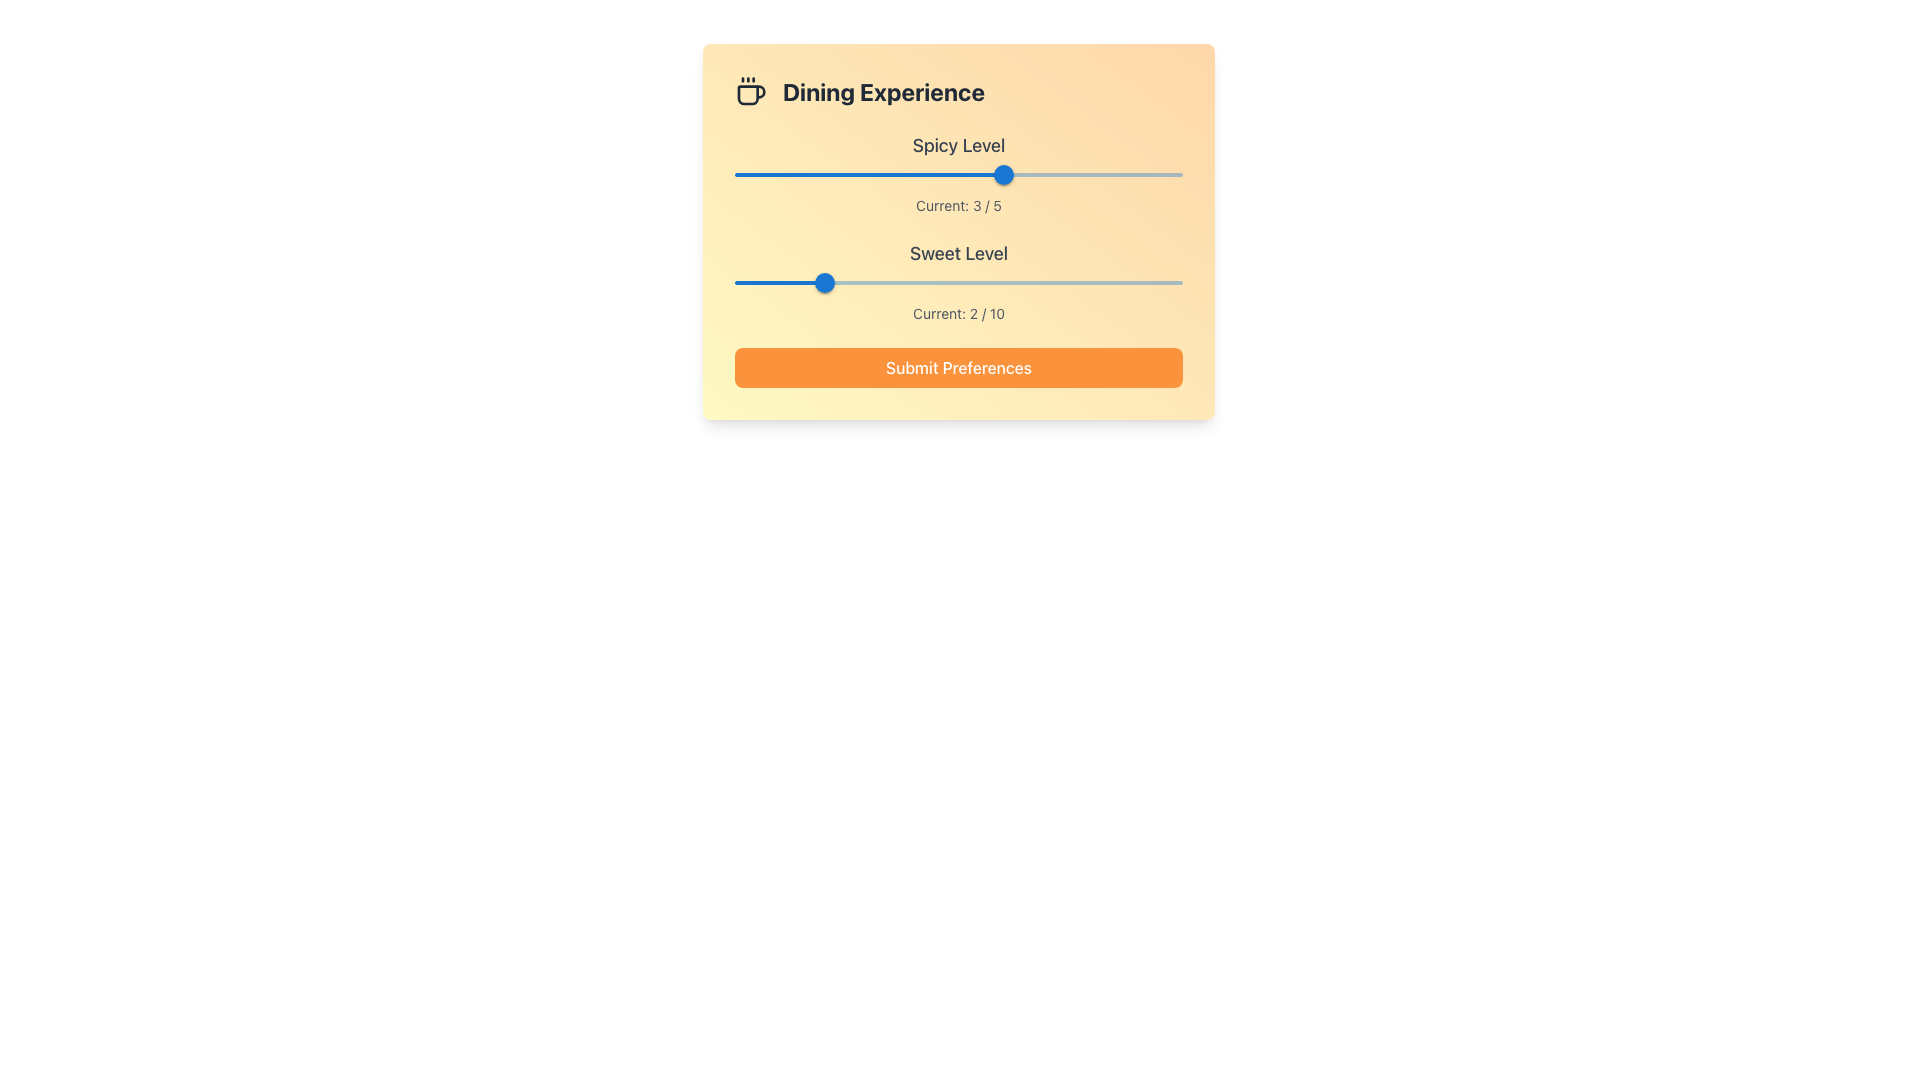  Describe the element at coordinates (824, 282) in the screenshot. I see `the sweet level` at that location.